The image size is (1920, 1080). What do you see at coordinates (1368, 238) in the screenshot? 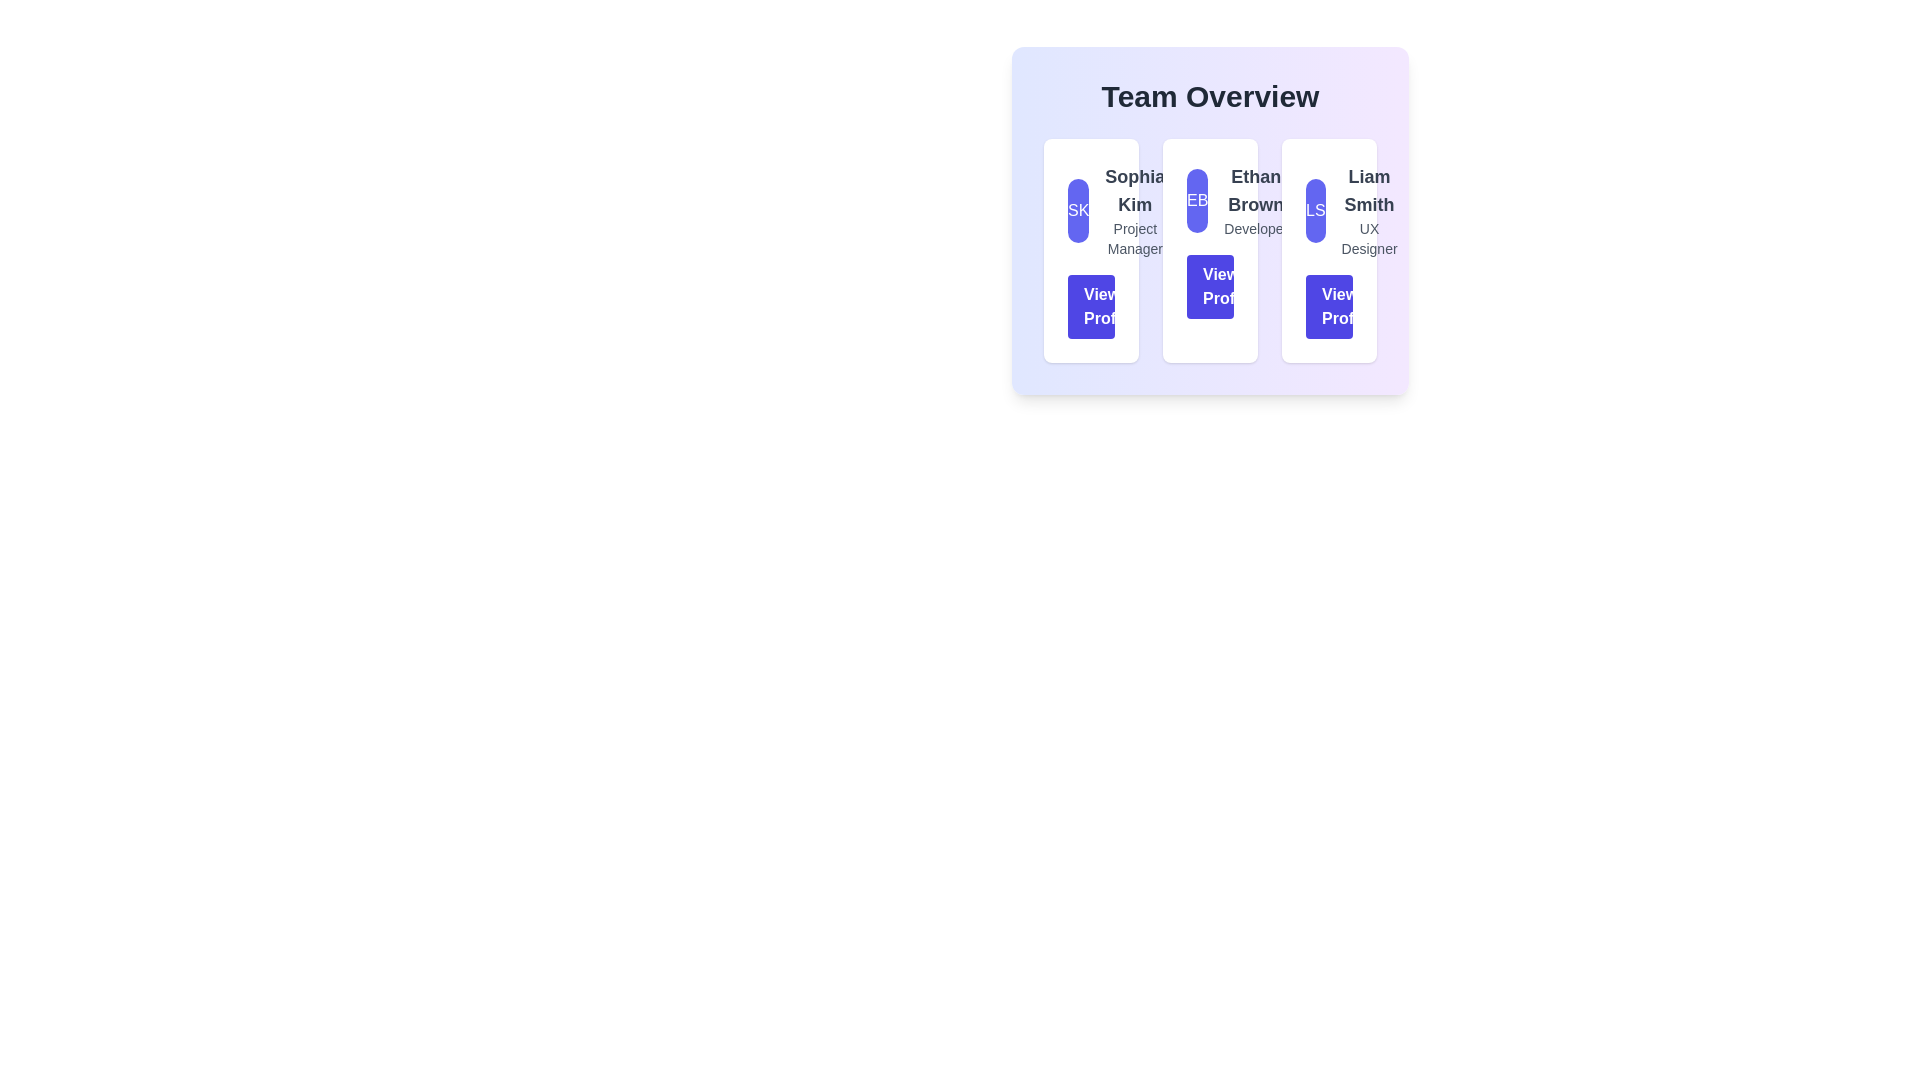
I see `the text label reading 'UX Designer' located below 'Liam Smith' within the team member card` at bounding box center [1368, 238].